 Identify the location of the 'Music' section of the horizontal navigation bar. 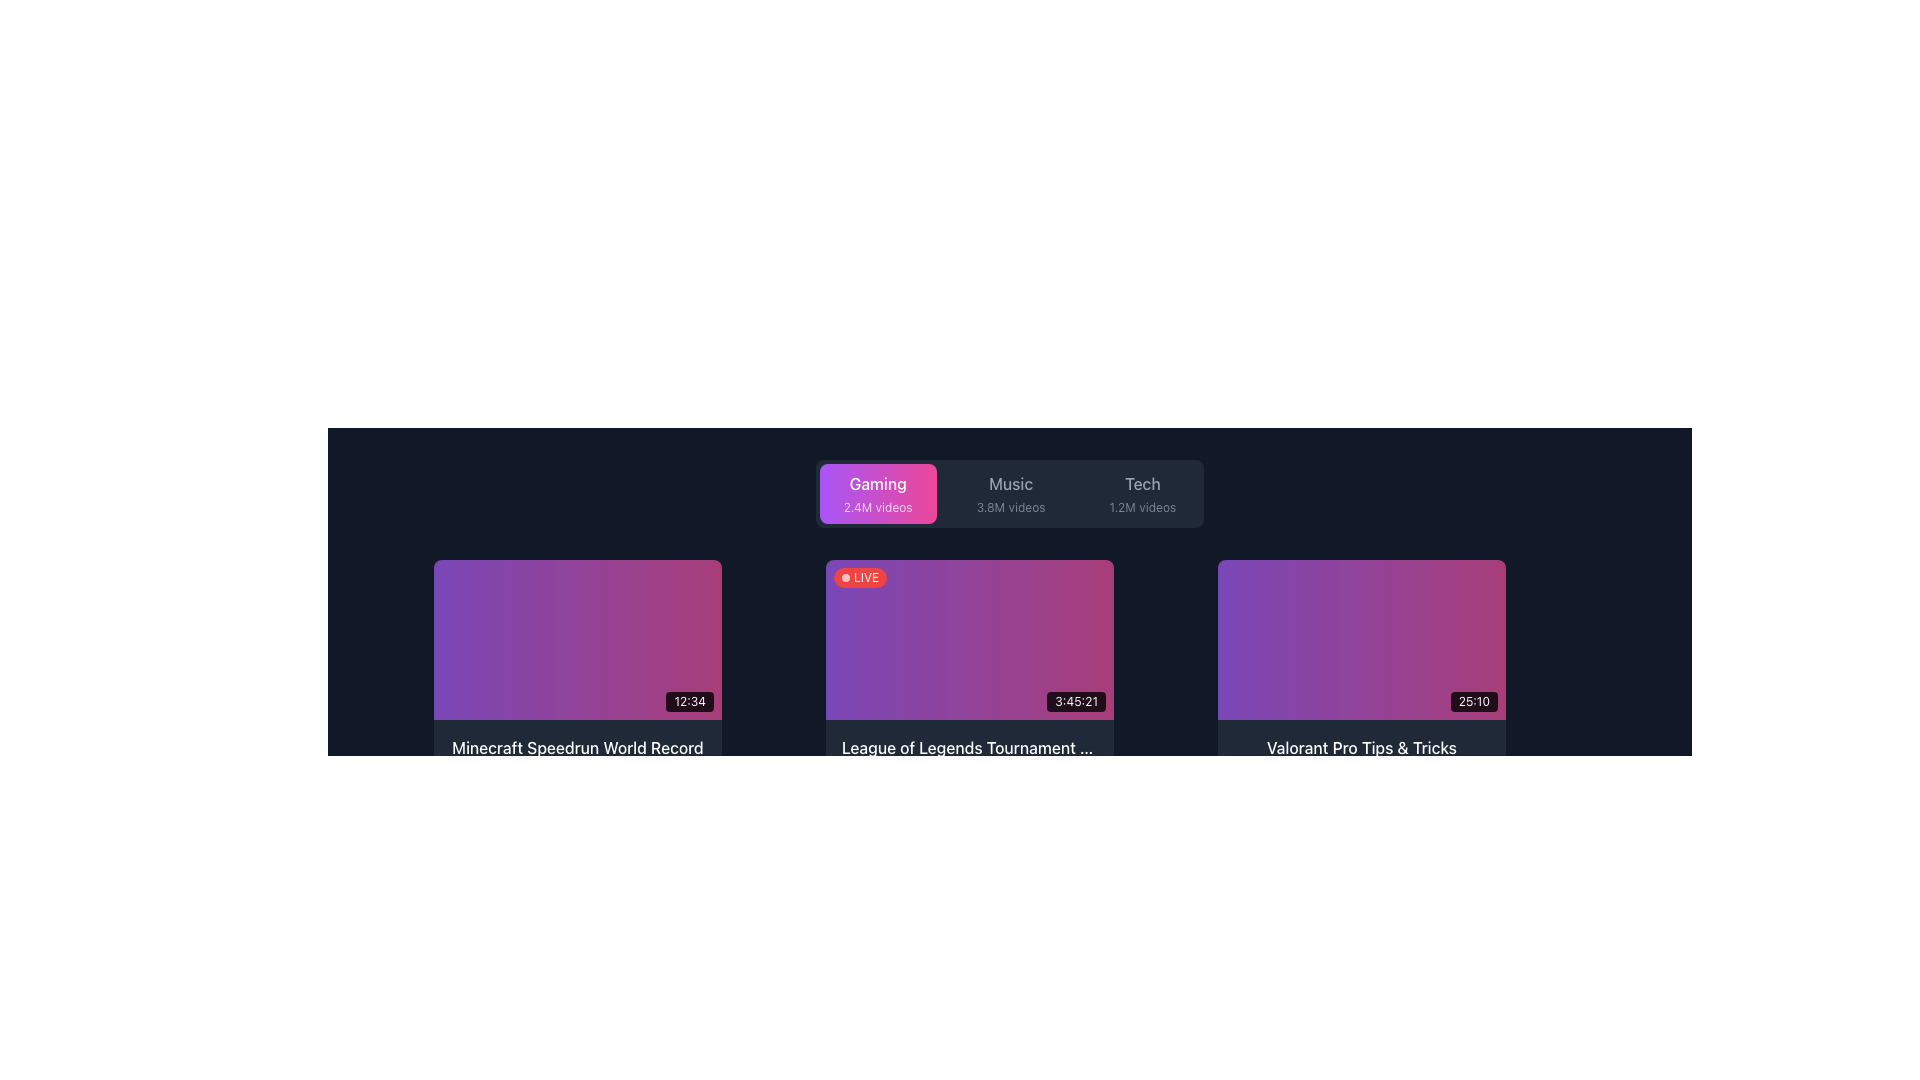
(1009, 493).